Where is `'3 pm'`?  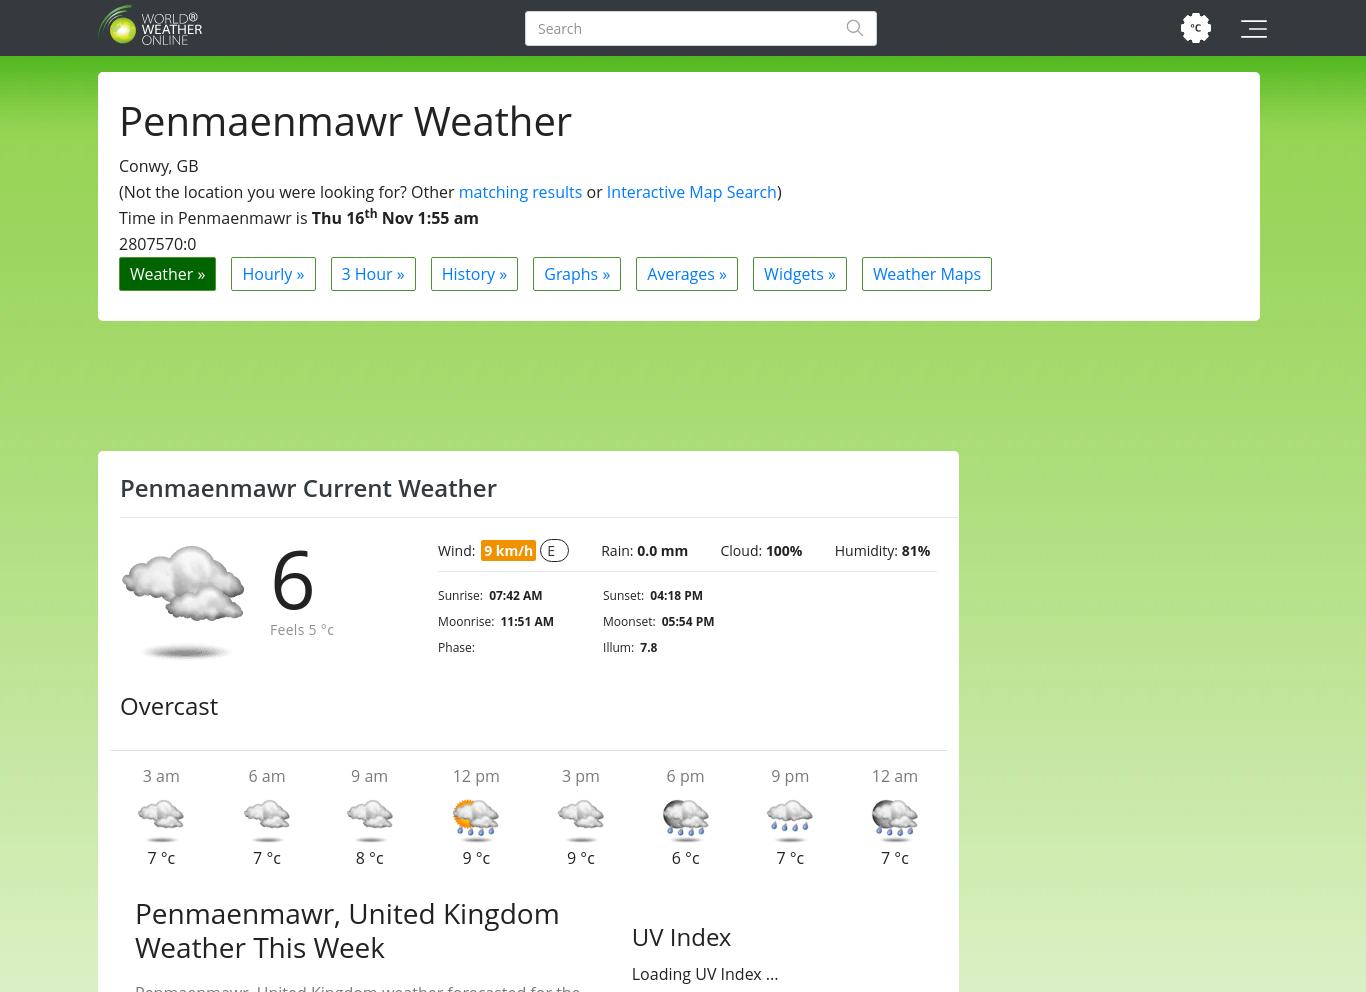
'3 pm' is located at coordinates (579, 775).